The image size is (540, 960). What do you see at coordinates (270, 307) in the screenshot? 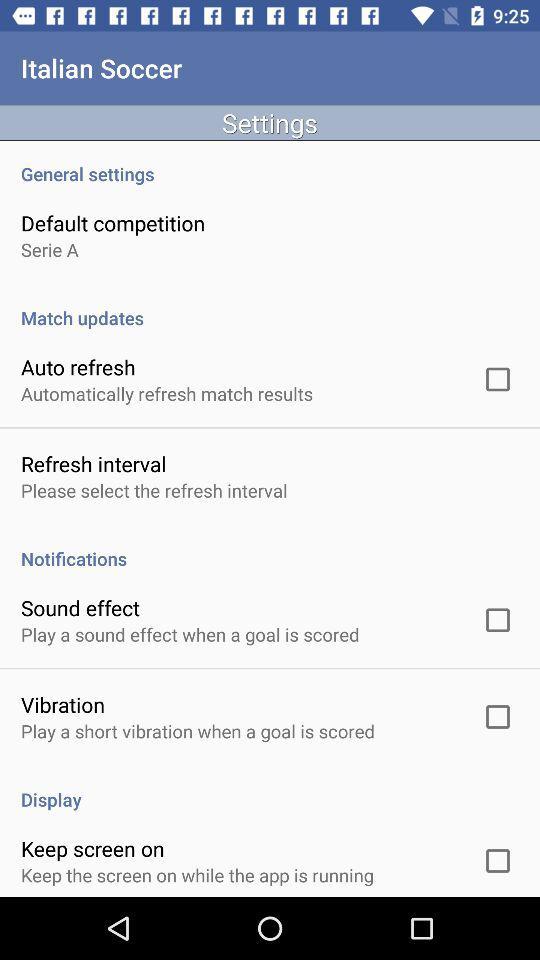
I see `match updates` at bounding box center [270, 307].